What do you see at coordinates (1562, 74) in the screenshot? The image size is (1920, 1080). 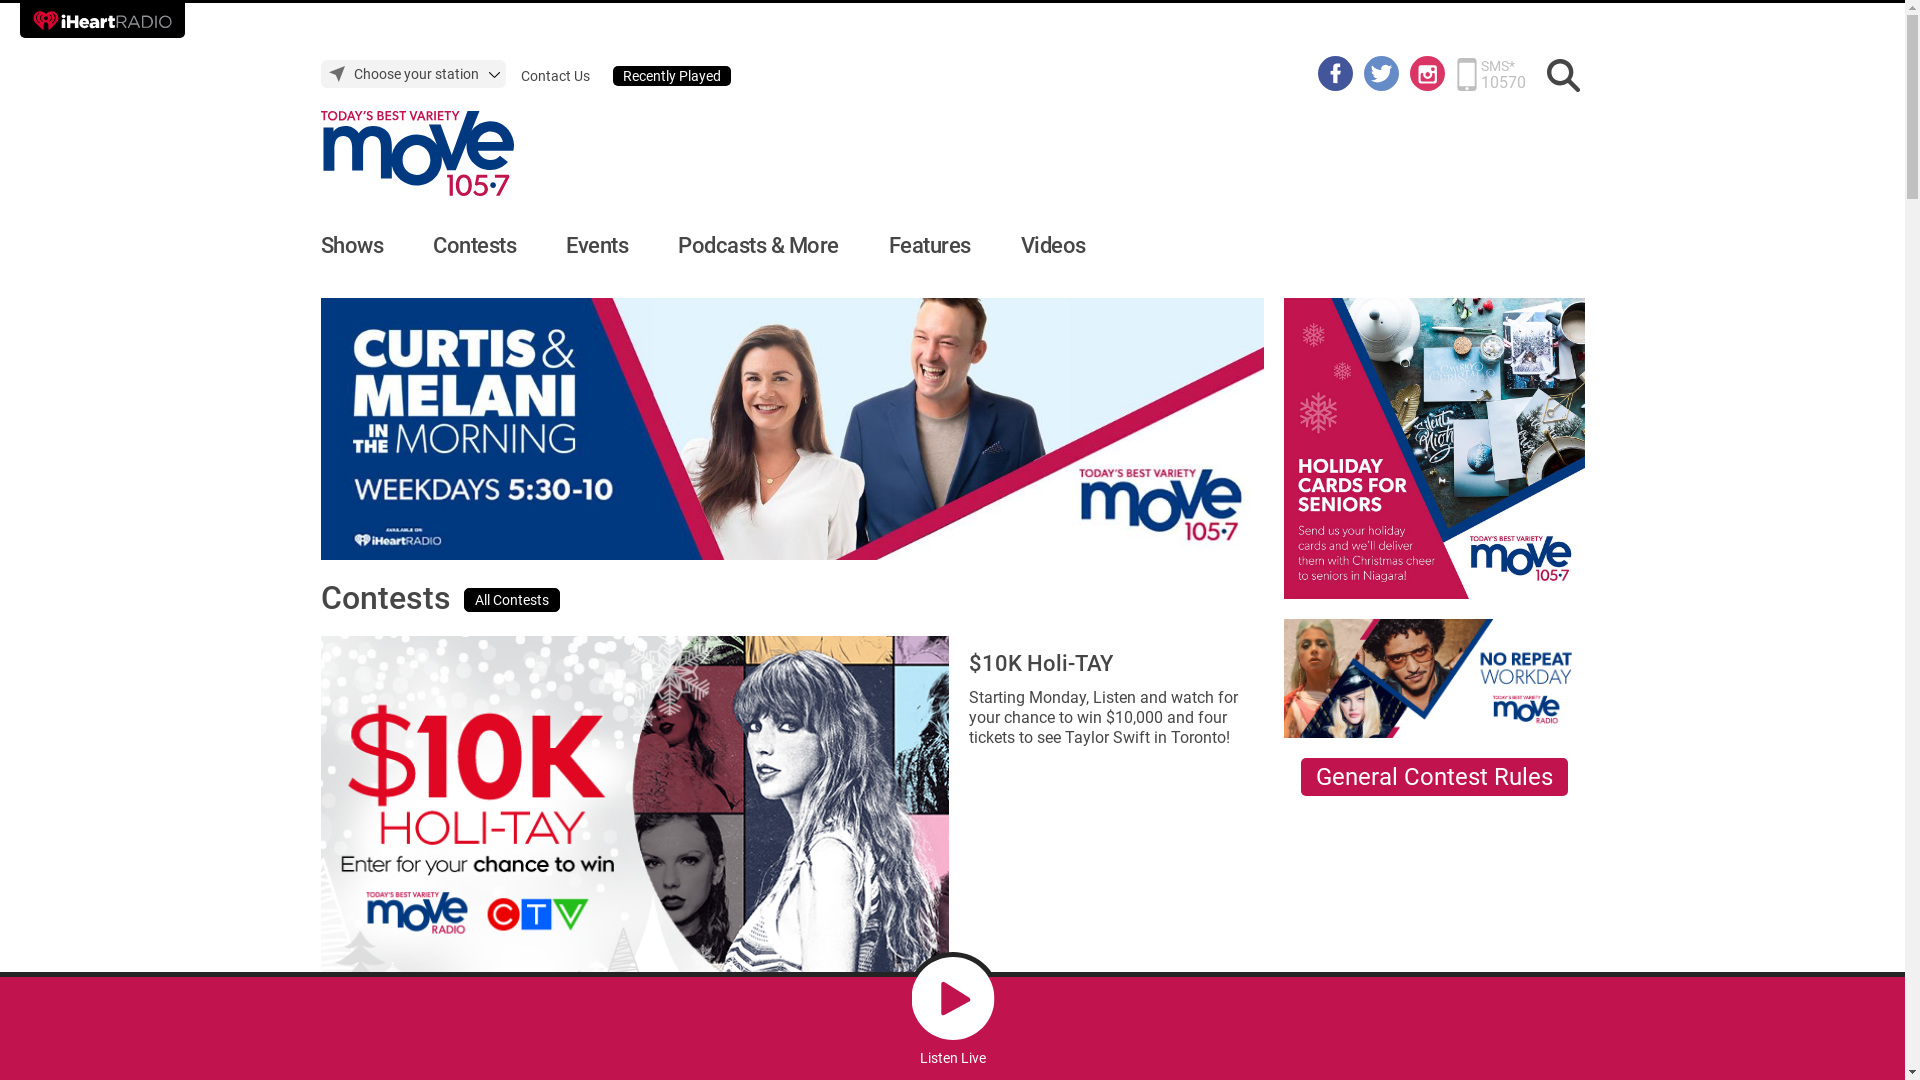 I see `'Search...'` at bounding box center [1562, 74].